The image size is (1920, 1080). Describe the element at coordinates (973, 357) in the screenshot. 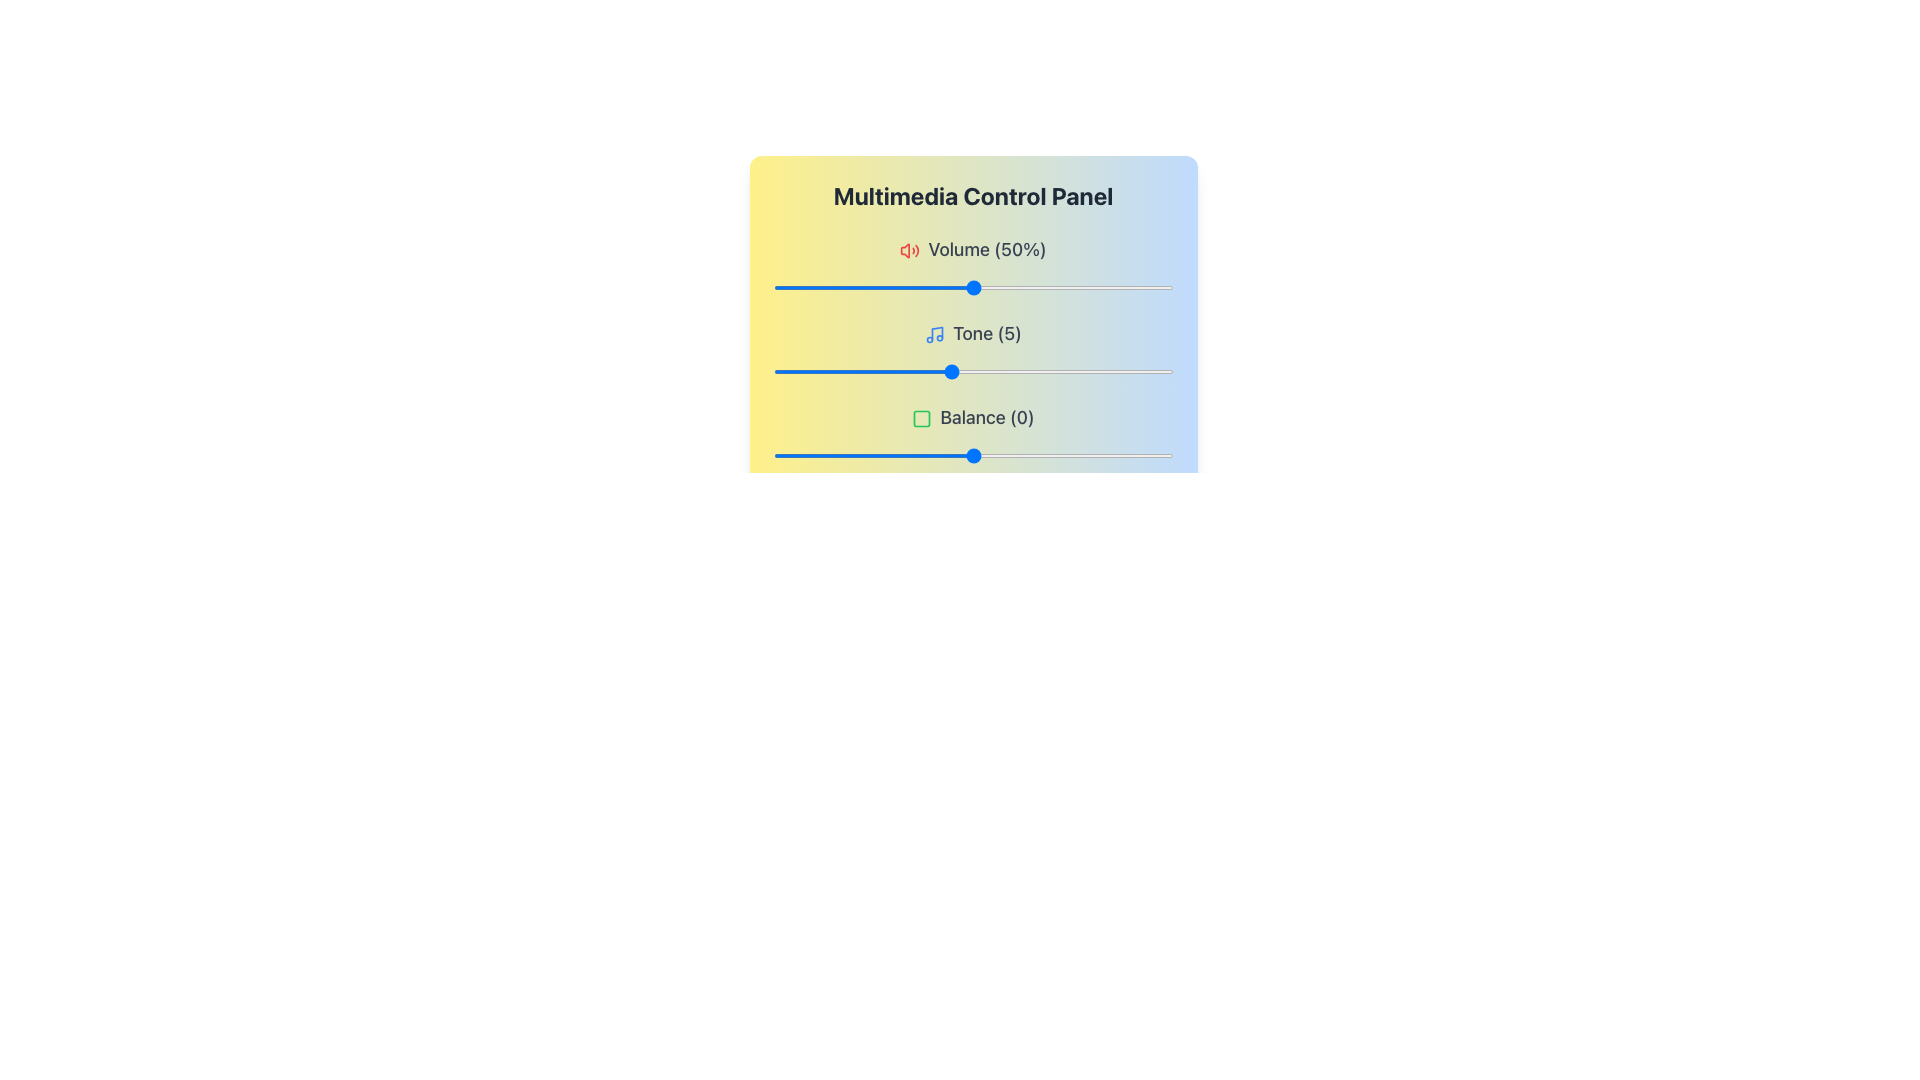

I see `the control panel interface element that contains sliders for adjusting multimedia settings like volume, tone, and balance` at that location.